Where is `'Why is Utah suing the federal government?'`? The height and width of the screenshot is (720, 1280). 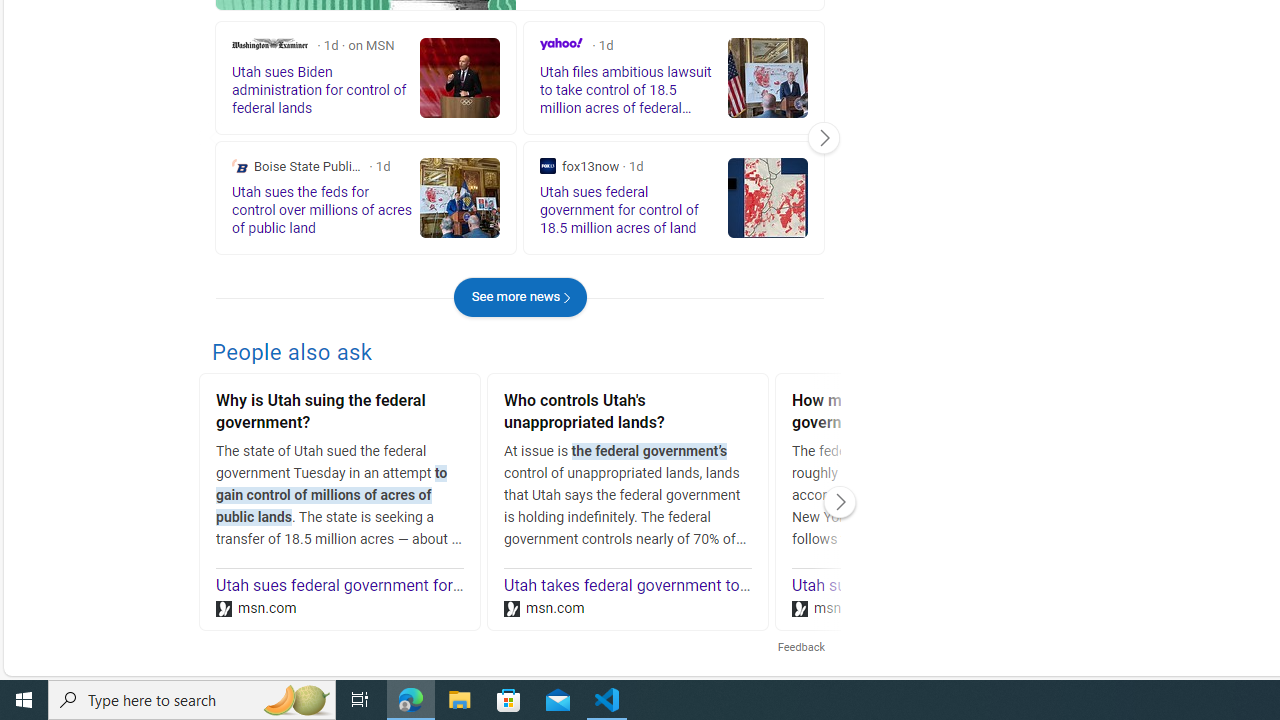 'Why is Utah suing the federal government?' is located at coordinates (339, 413).